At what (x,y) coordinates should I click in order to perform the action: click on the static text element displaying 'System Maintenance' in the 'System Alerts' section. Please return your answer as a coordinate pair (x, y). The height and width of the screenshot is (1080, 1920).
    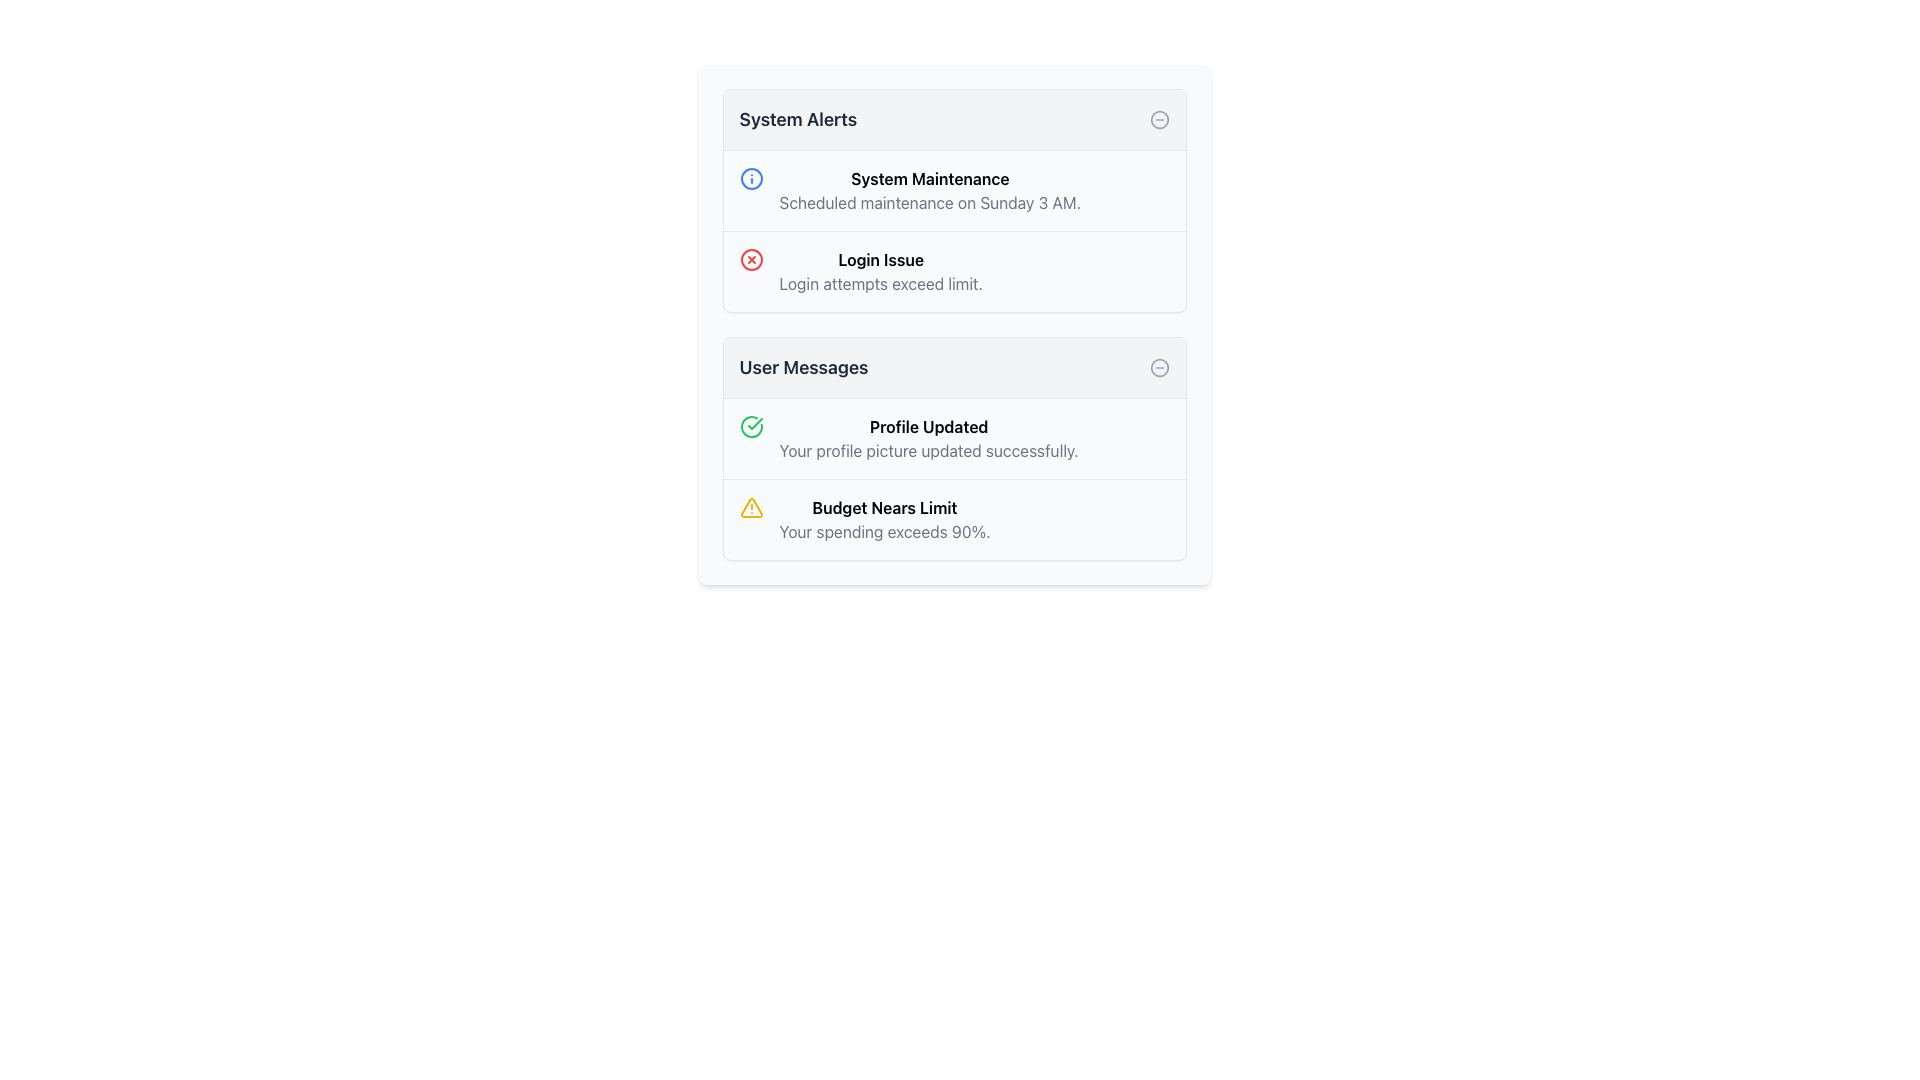
    Looking at the image, I should click on (929, 177).